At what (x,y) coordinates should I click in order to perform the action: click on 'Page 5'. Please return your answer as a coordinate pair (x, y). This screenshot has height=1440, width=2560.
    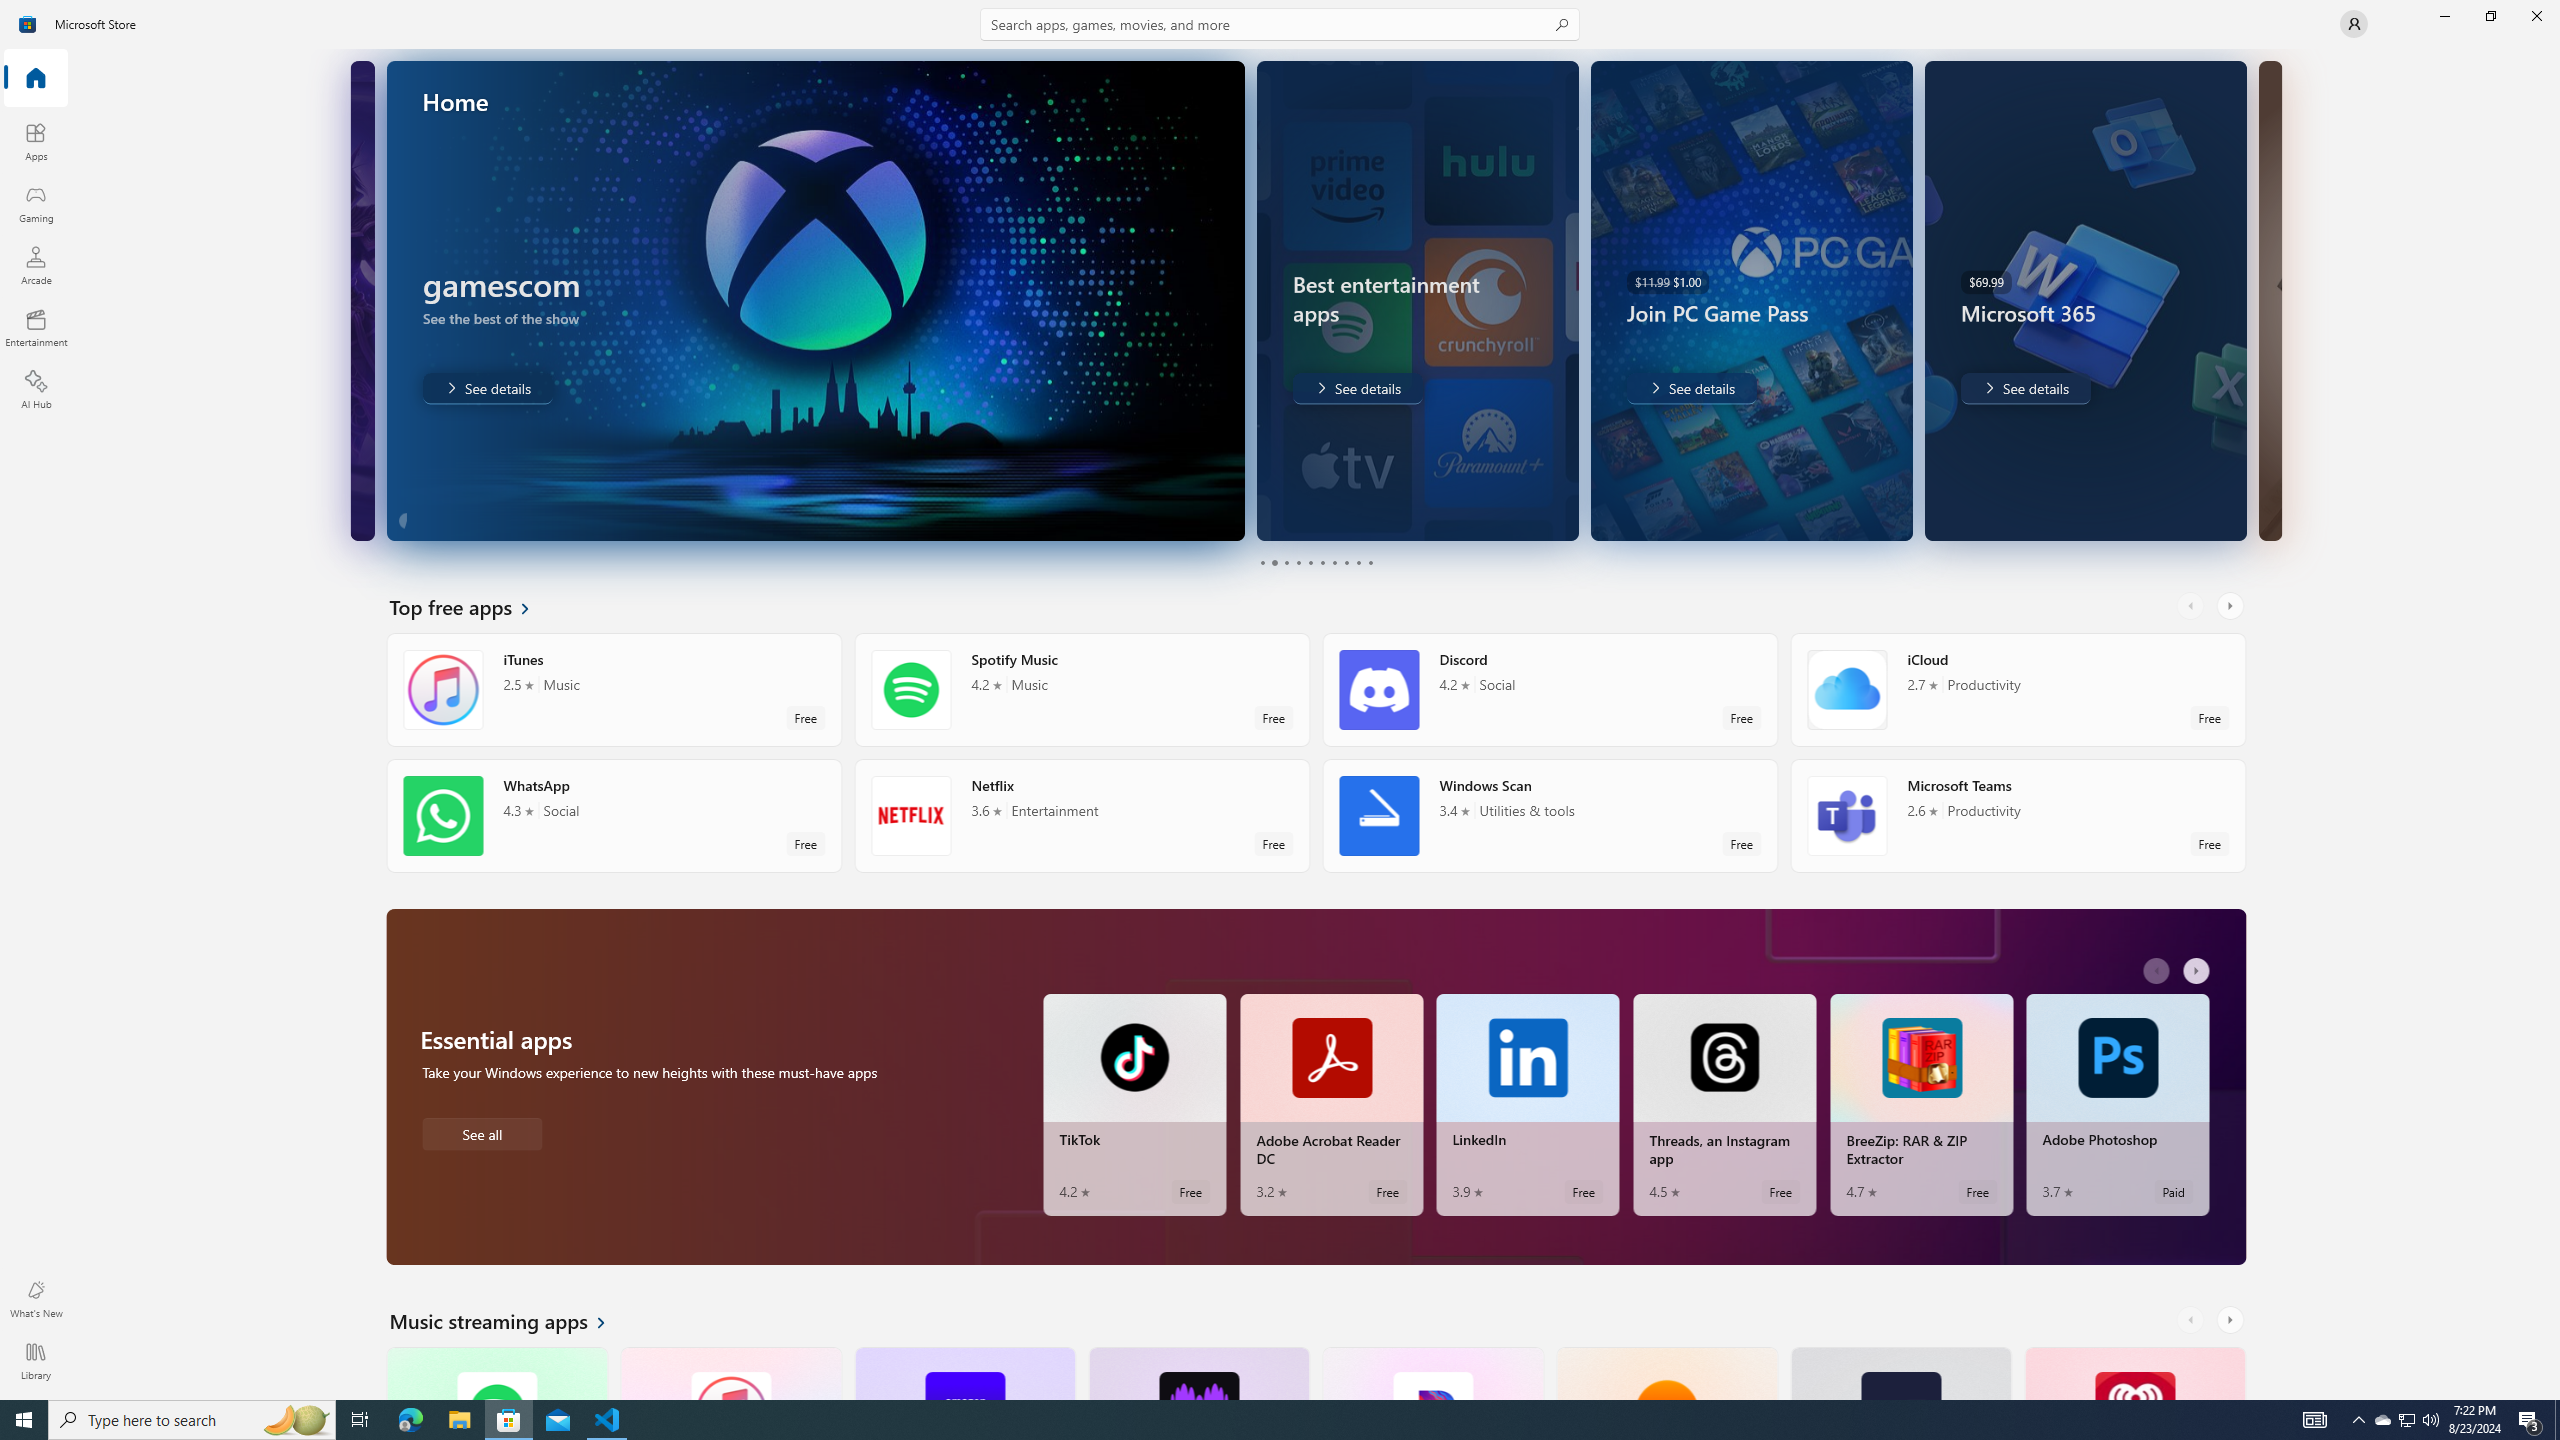
    Looking at the image, I should click on (1308, 562).